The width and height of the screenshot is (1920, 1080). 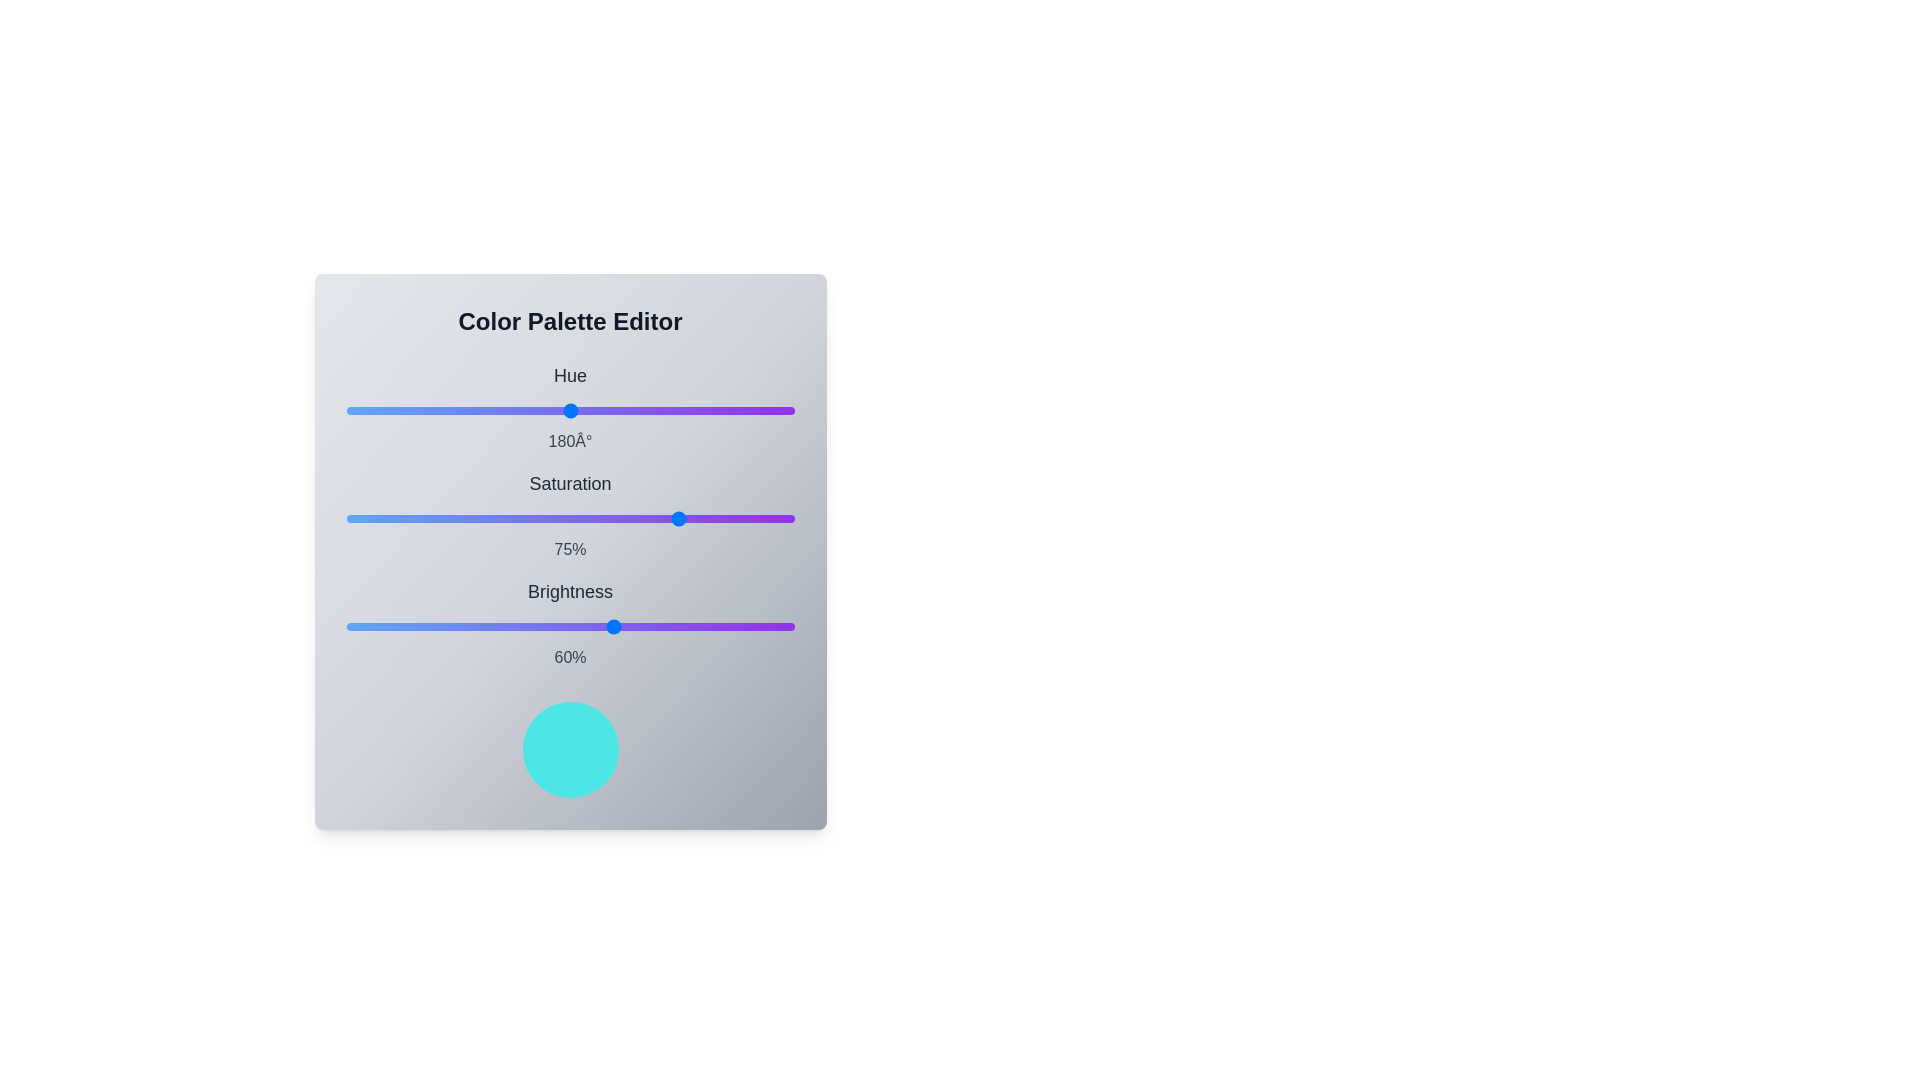 I want to click on the hue slider to set its value to 353, so click(x=784, y=410).